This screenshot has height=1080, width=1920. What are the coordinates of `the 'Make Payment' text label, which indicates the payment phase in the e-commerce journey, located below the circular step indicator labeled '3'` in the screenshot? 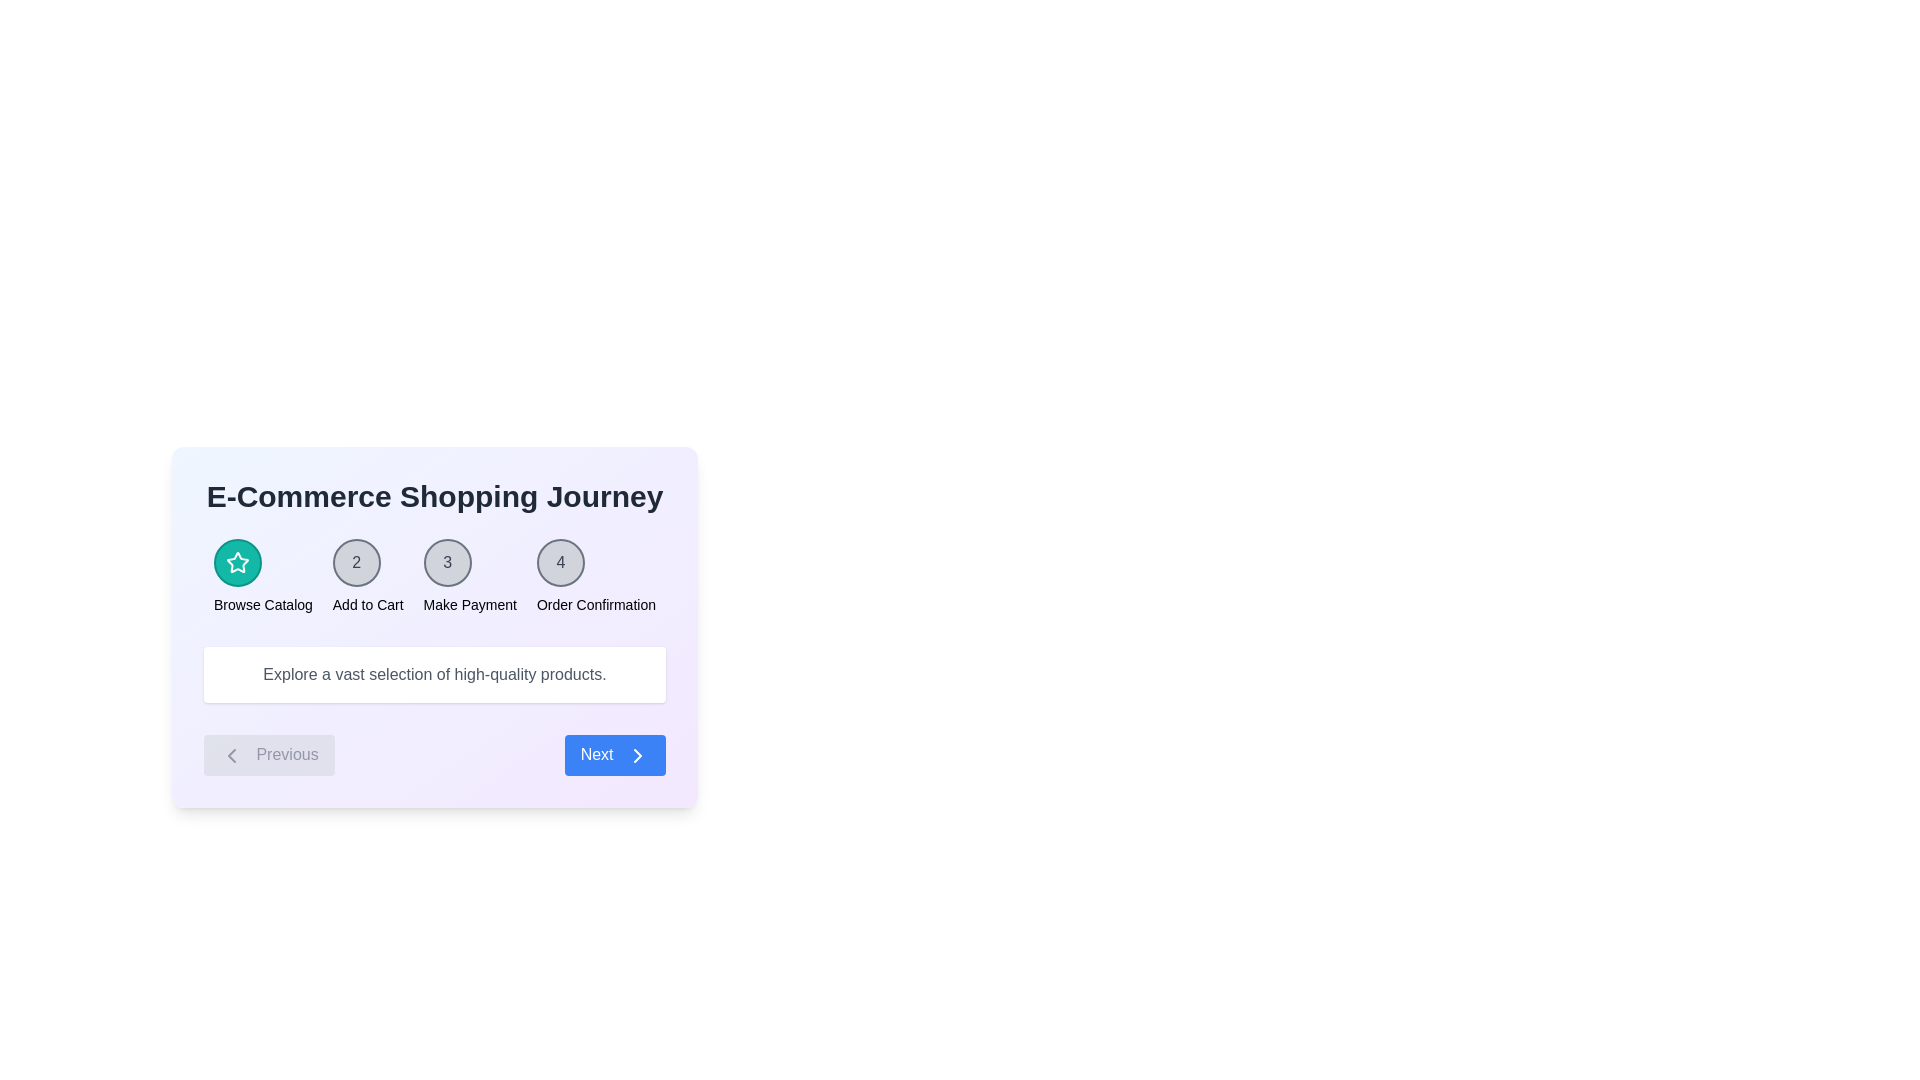 It's located at (469, 604).